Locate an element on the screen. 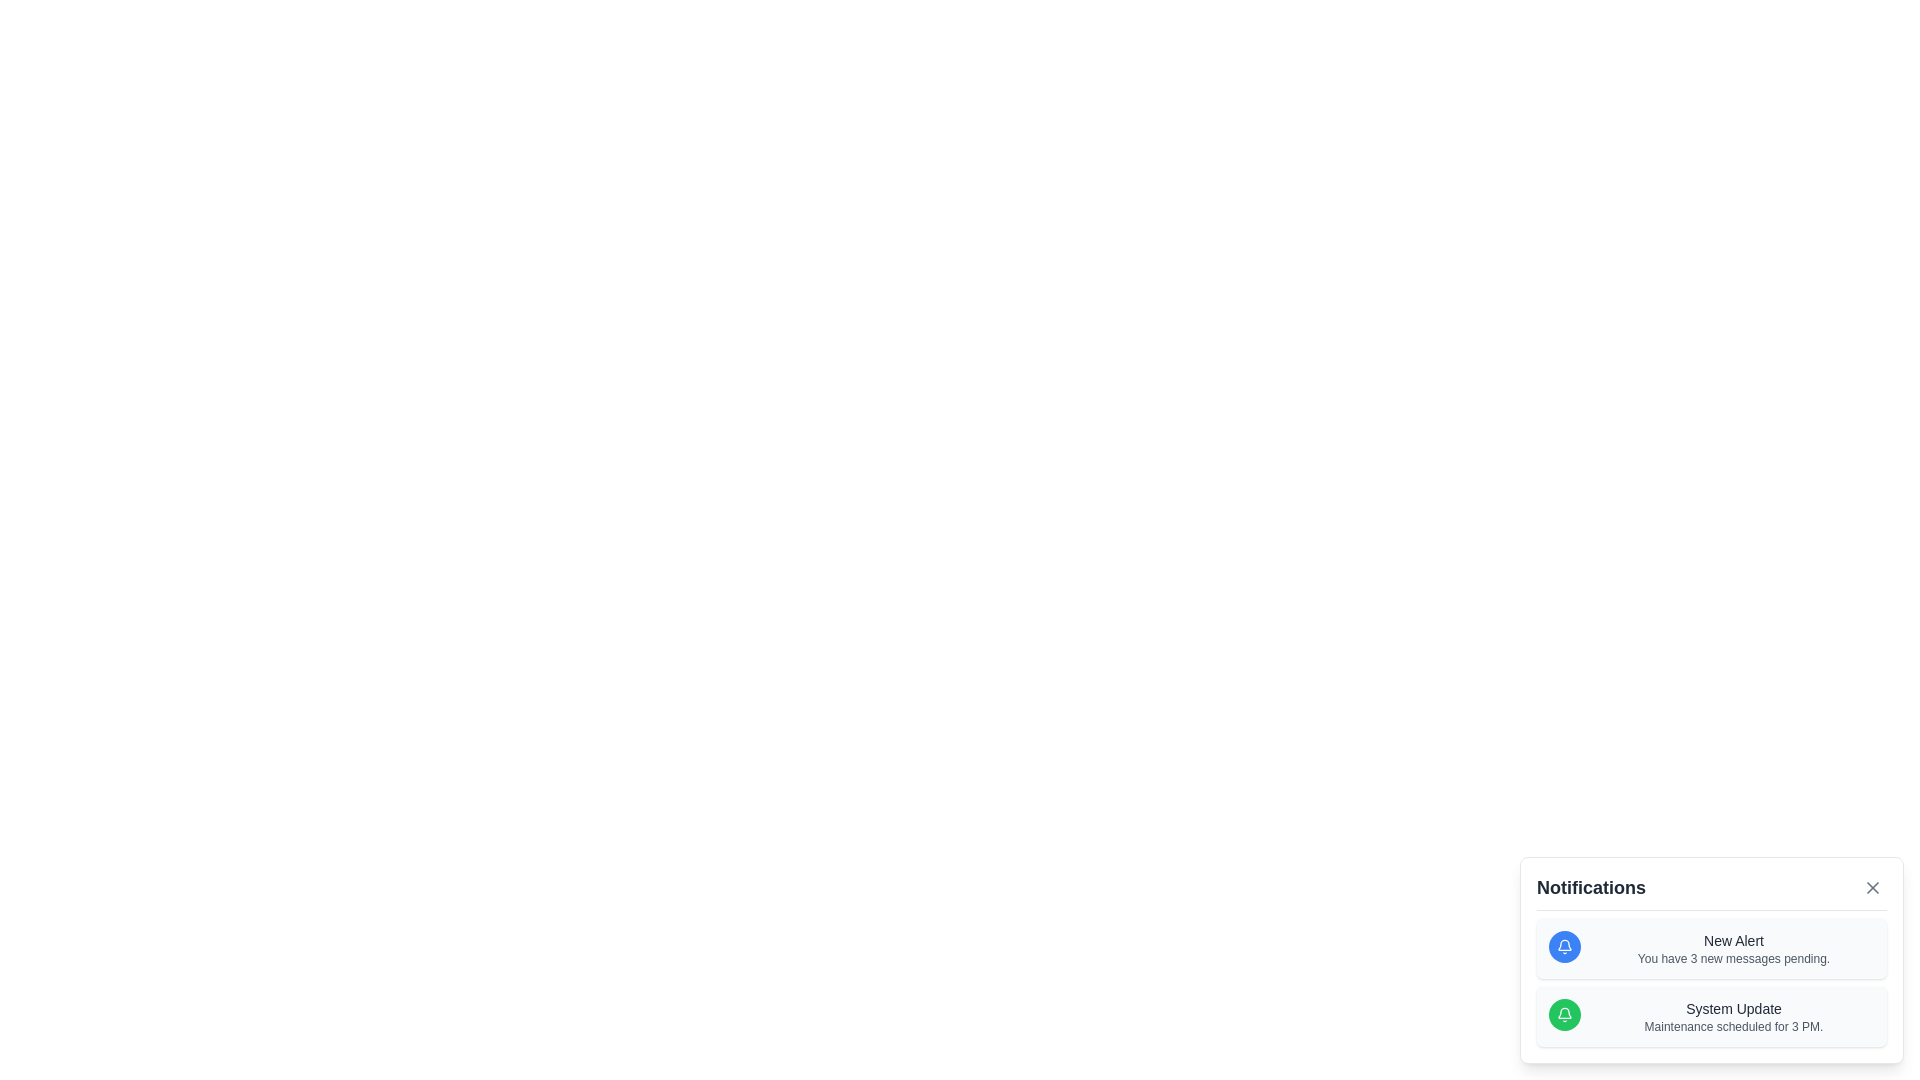  the bell icon located at the top-left region of the notification card, which is styled as a circular button and is associated with notifications is located at coordinates (1563, 946).